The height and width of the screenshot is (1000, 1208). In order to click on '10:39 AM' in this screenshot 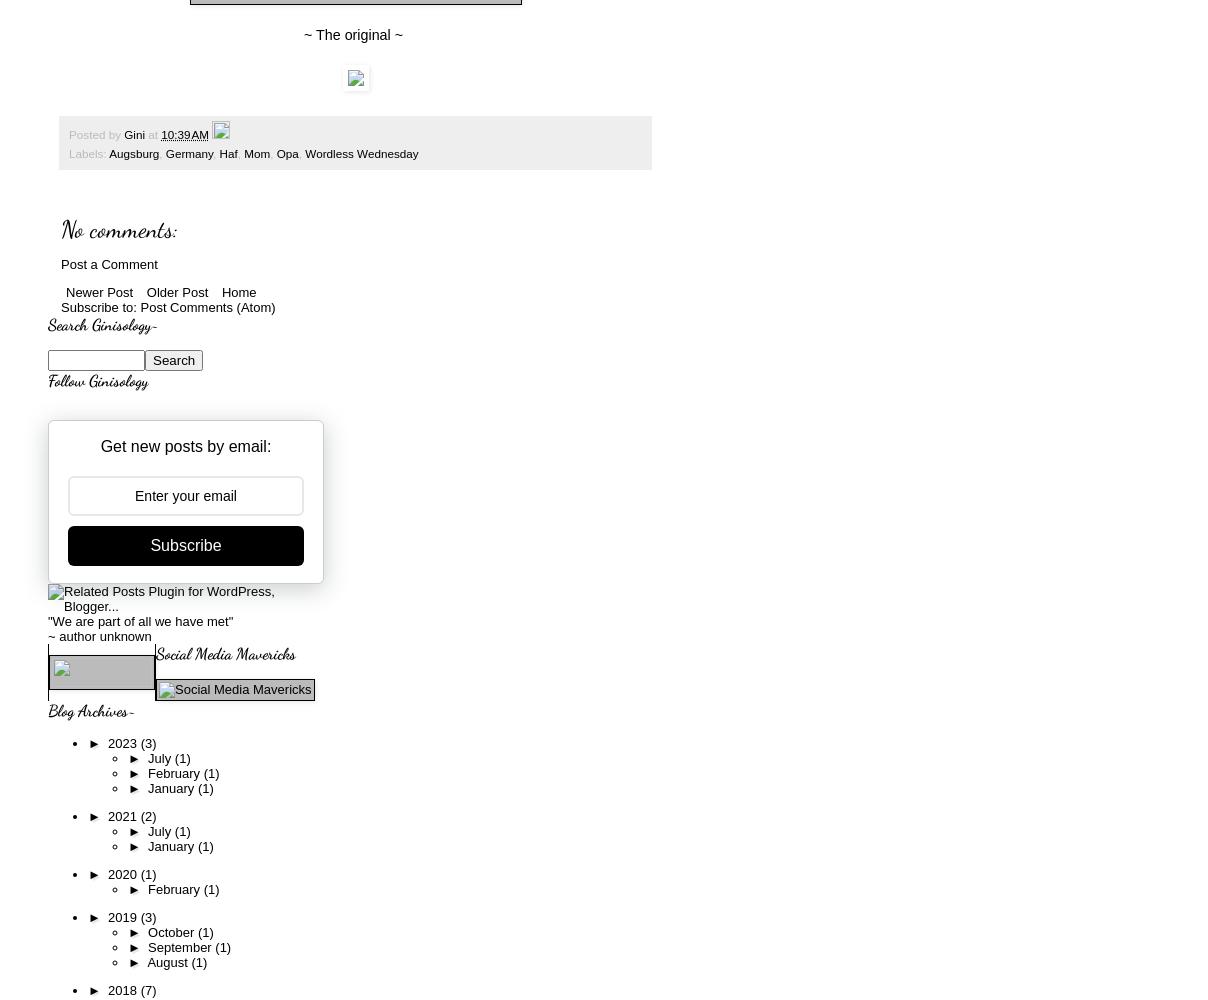, I will do `click(184, 134)`.